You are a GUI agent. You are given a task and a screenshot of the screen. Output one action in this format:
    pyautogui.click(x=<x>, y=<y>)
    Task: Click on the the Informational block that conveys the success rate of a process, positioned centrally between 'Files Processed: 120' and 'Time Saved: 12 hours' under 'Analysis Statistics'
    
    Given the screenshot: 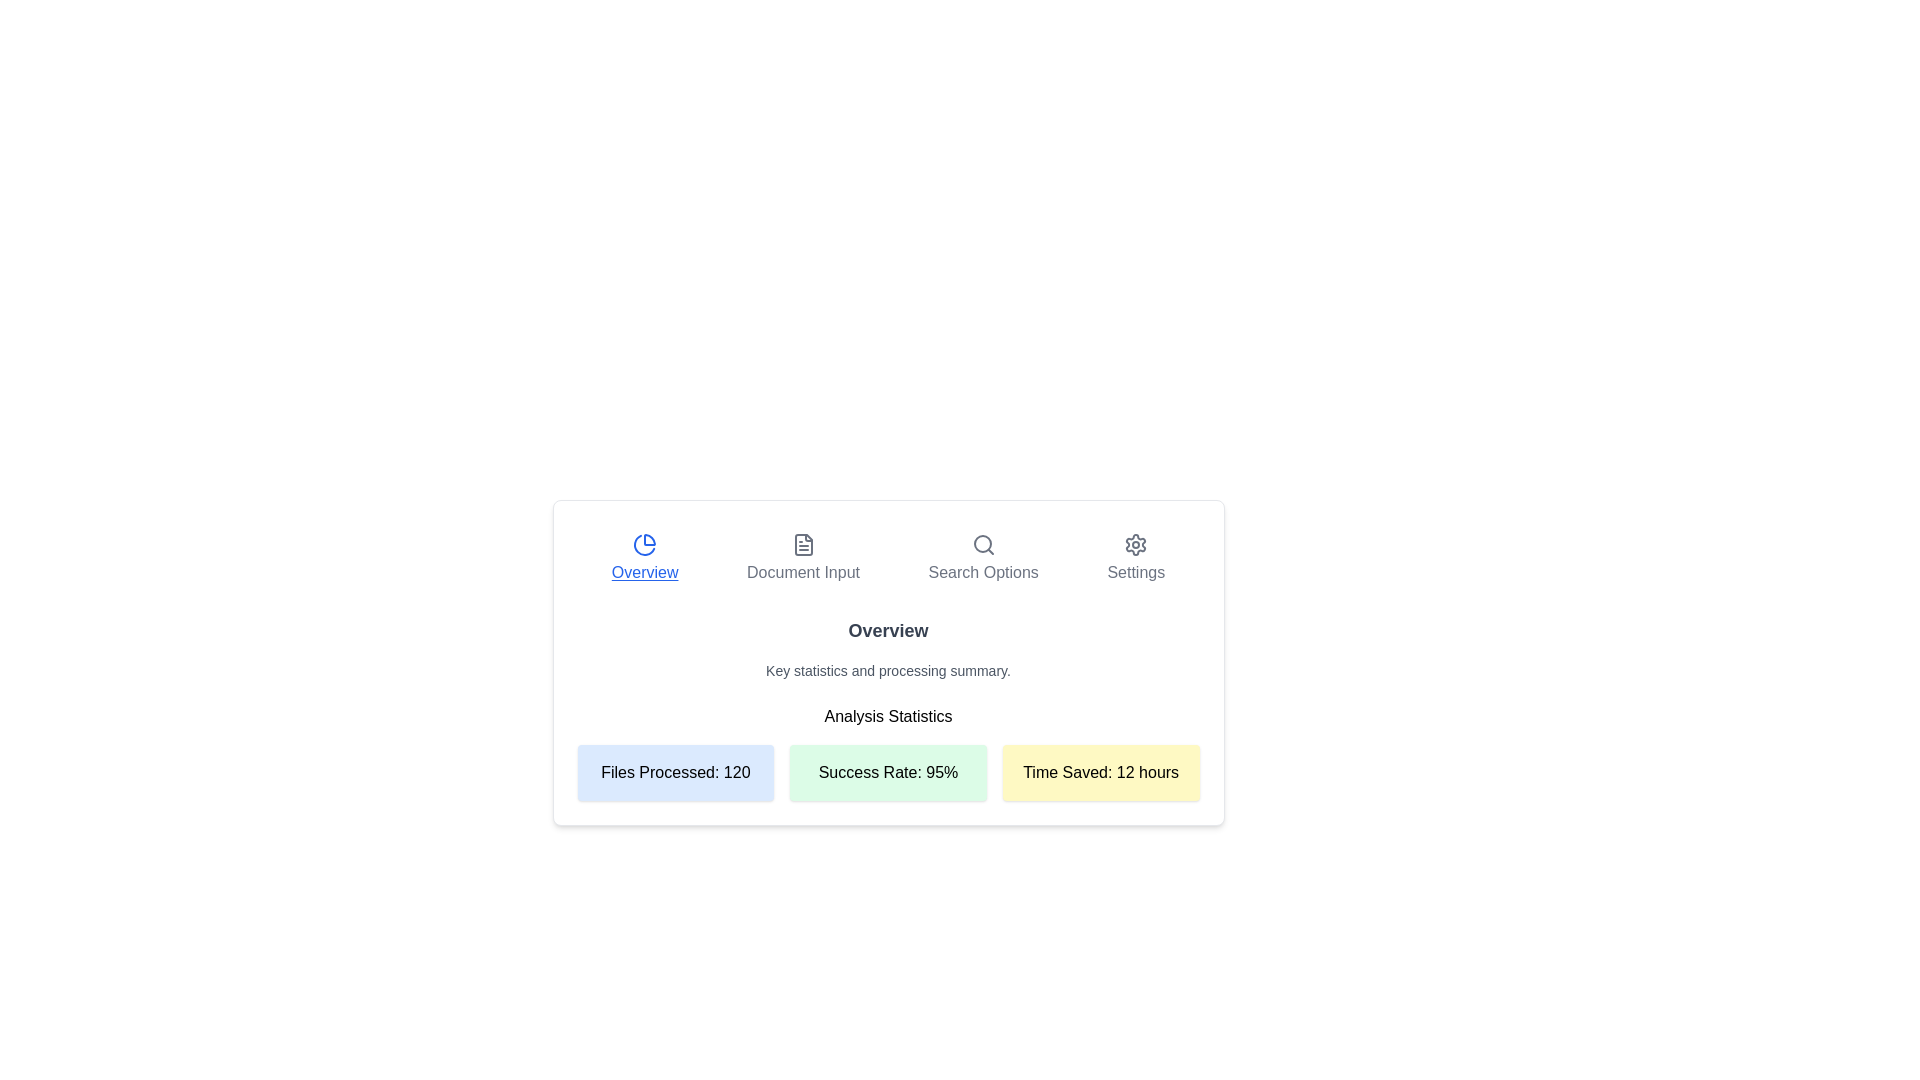 What is the action you would take?
    pyautogui.click(x=887, y=752)
    